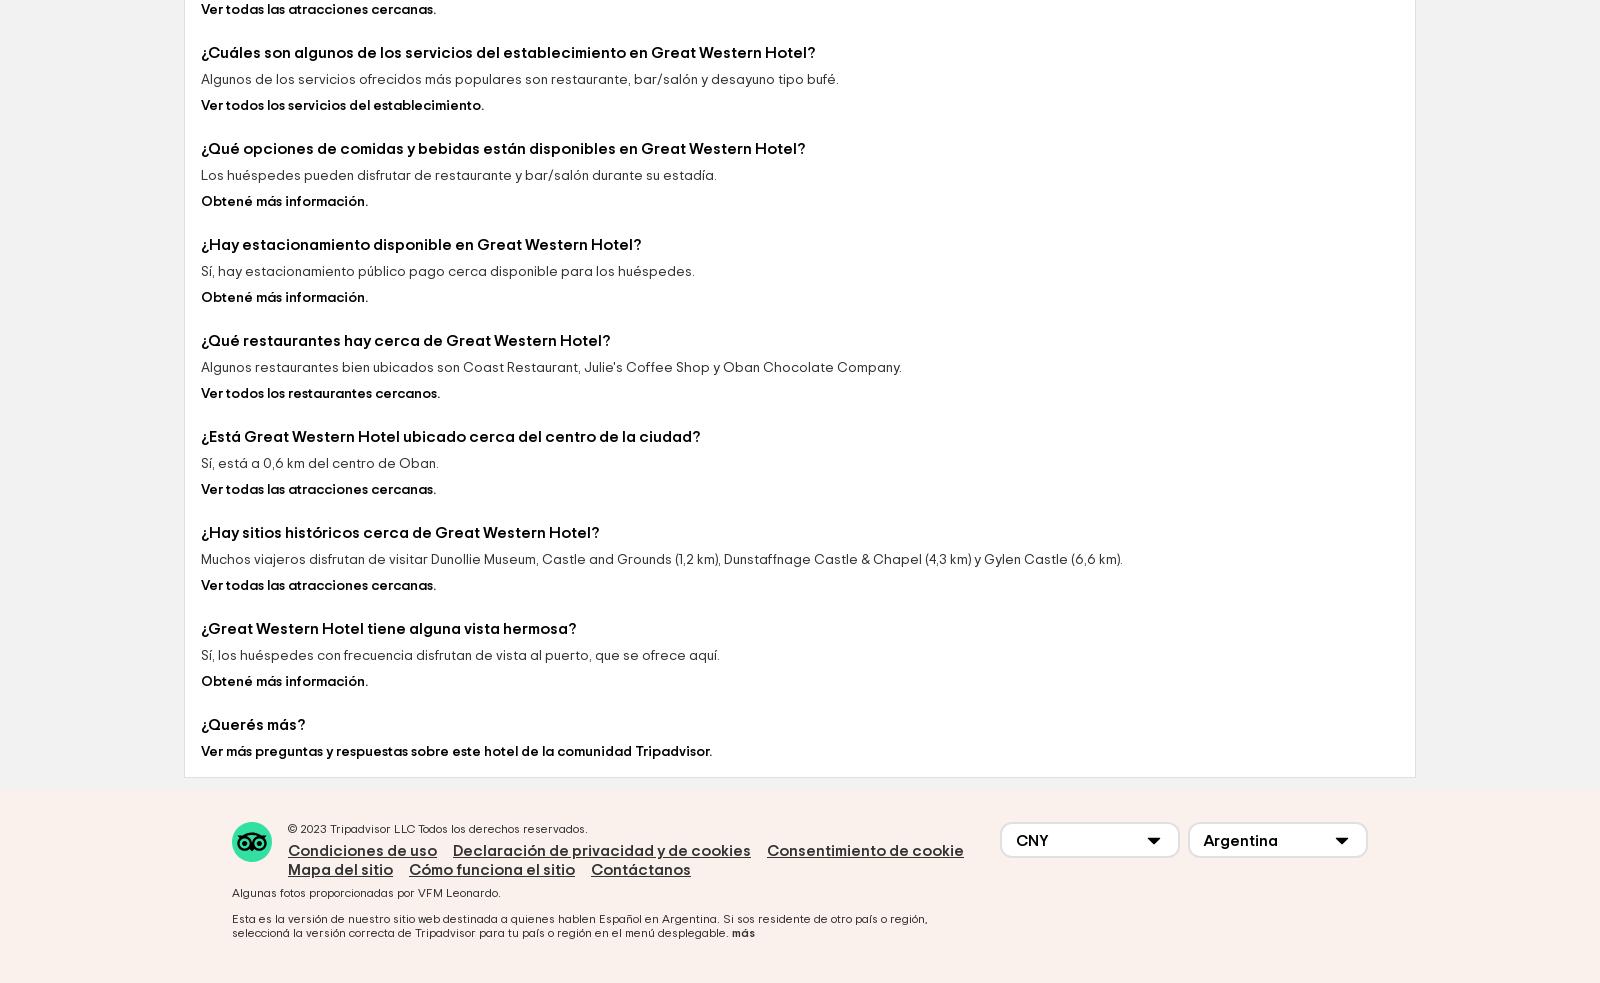 This screenshot has width=1600, height=983. Describe the element at coordinates (404, 478) in the screenshot. I see `'¿Qué restaurantes hay cerca de Great Western Hotel?'` at that location.